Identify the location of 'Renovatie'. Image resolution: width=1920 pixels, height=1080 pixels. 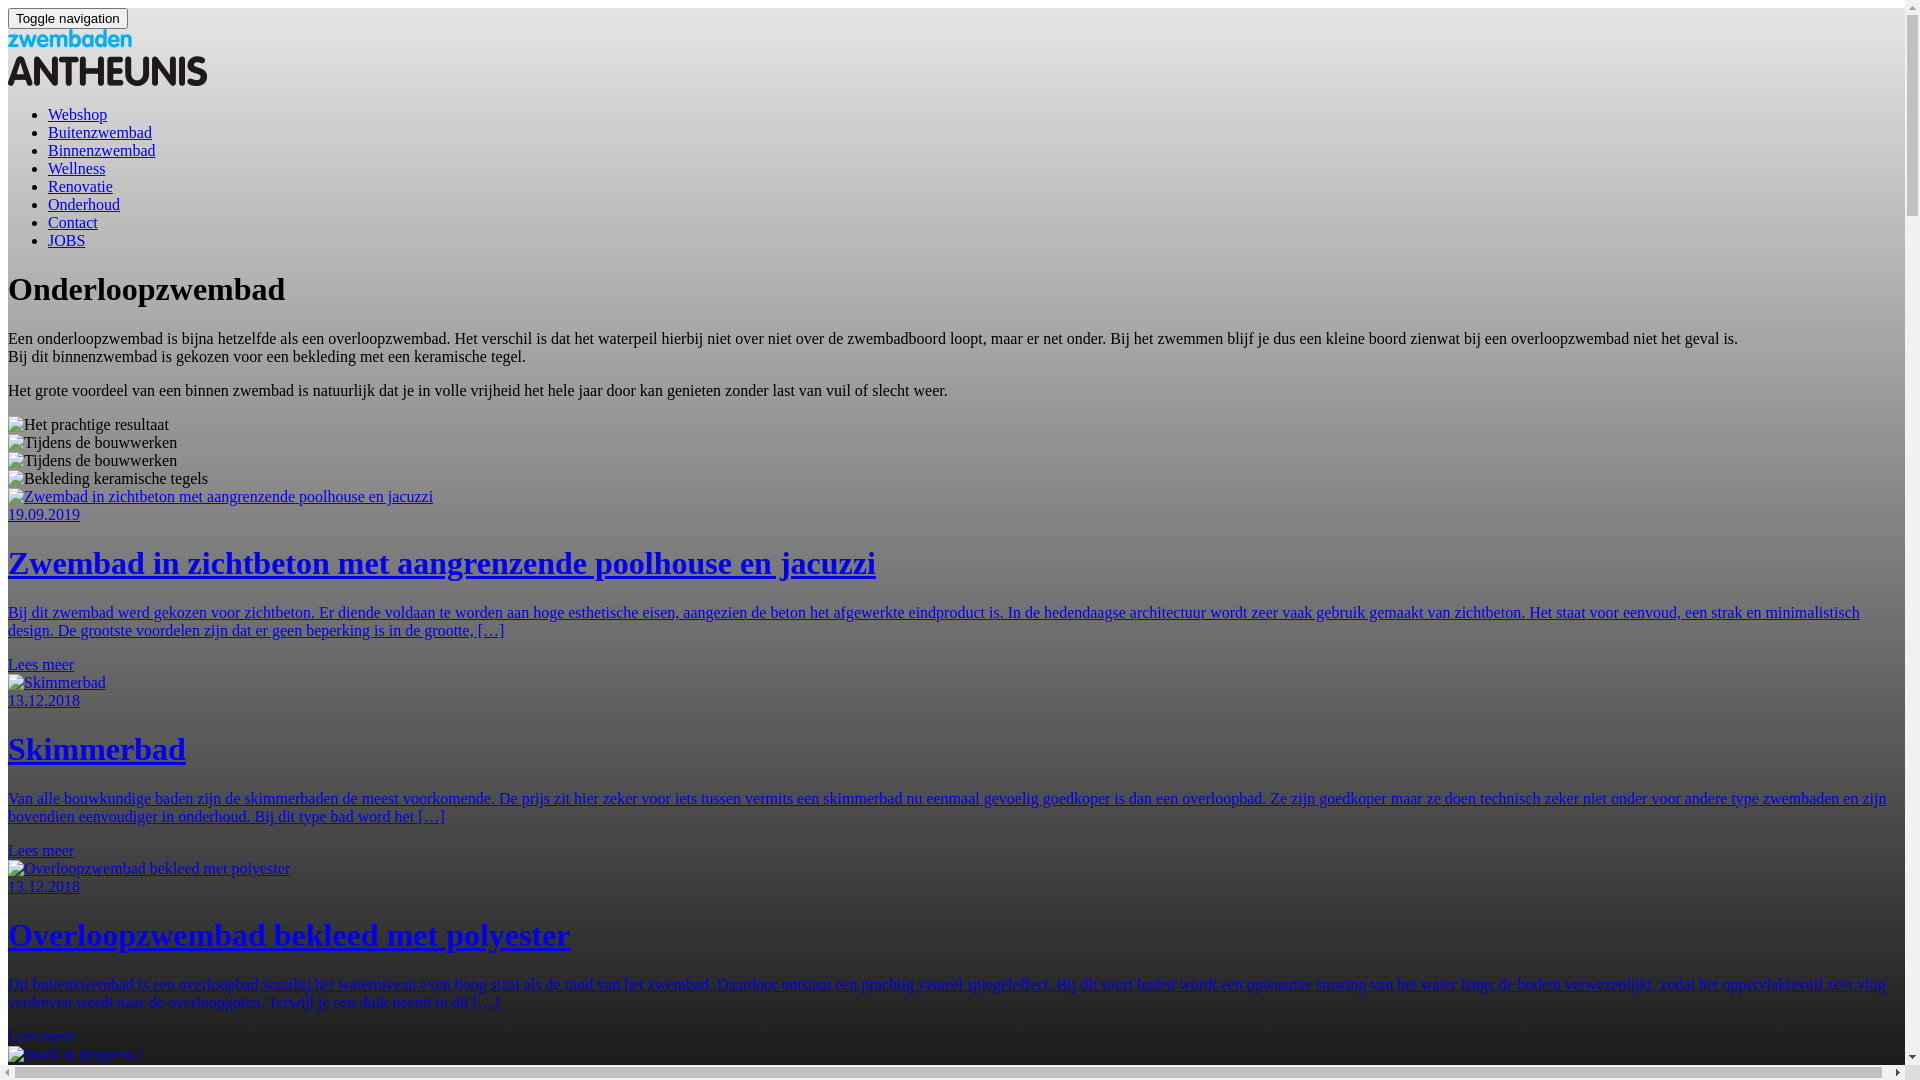
(80, 186).